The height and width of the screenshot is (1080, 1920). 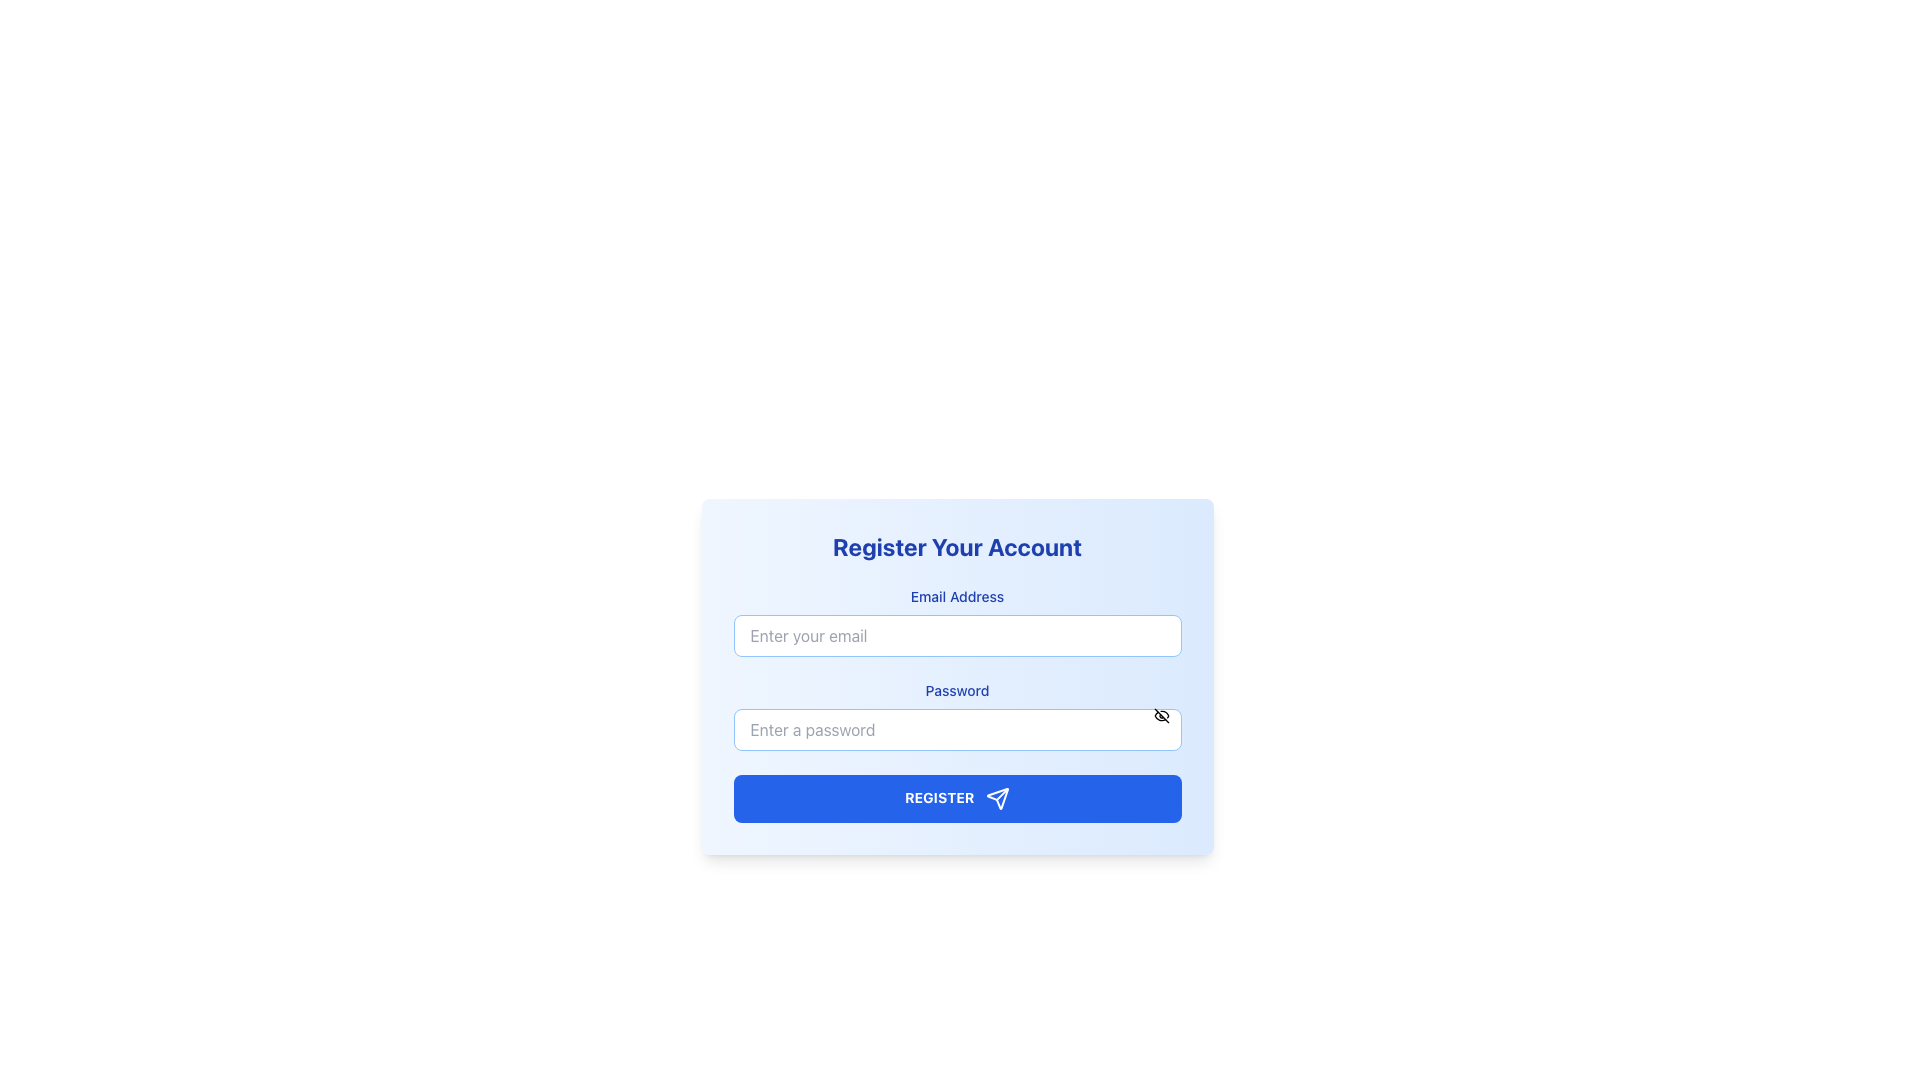 I want to click on the Password input field with visibility toggle button, so click(x=956, y=715).